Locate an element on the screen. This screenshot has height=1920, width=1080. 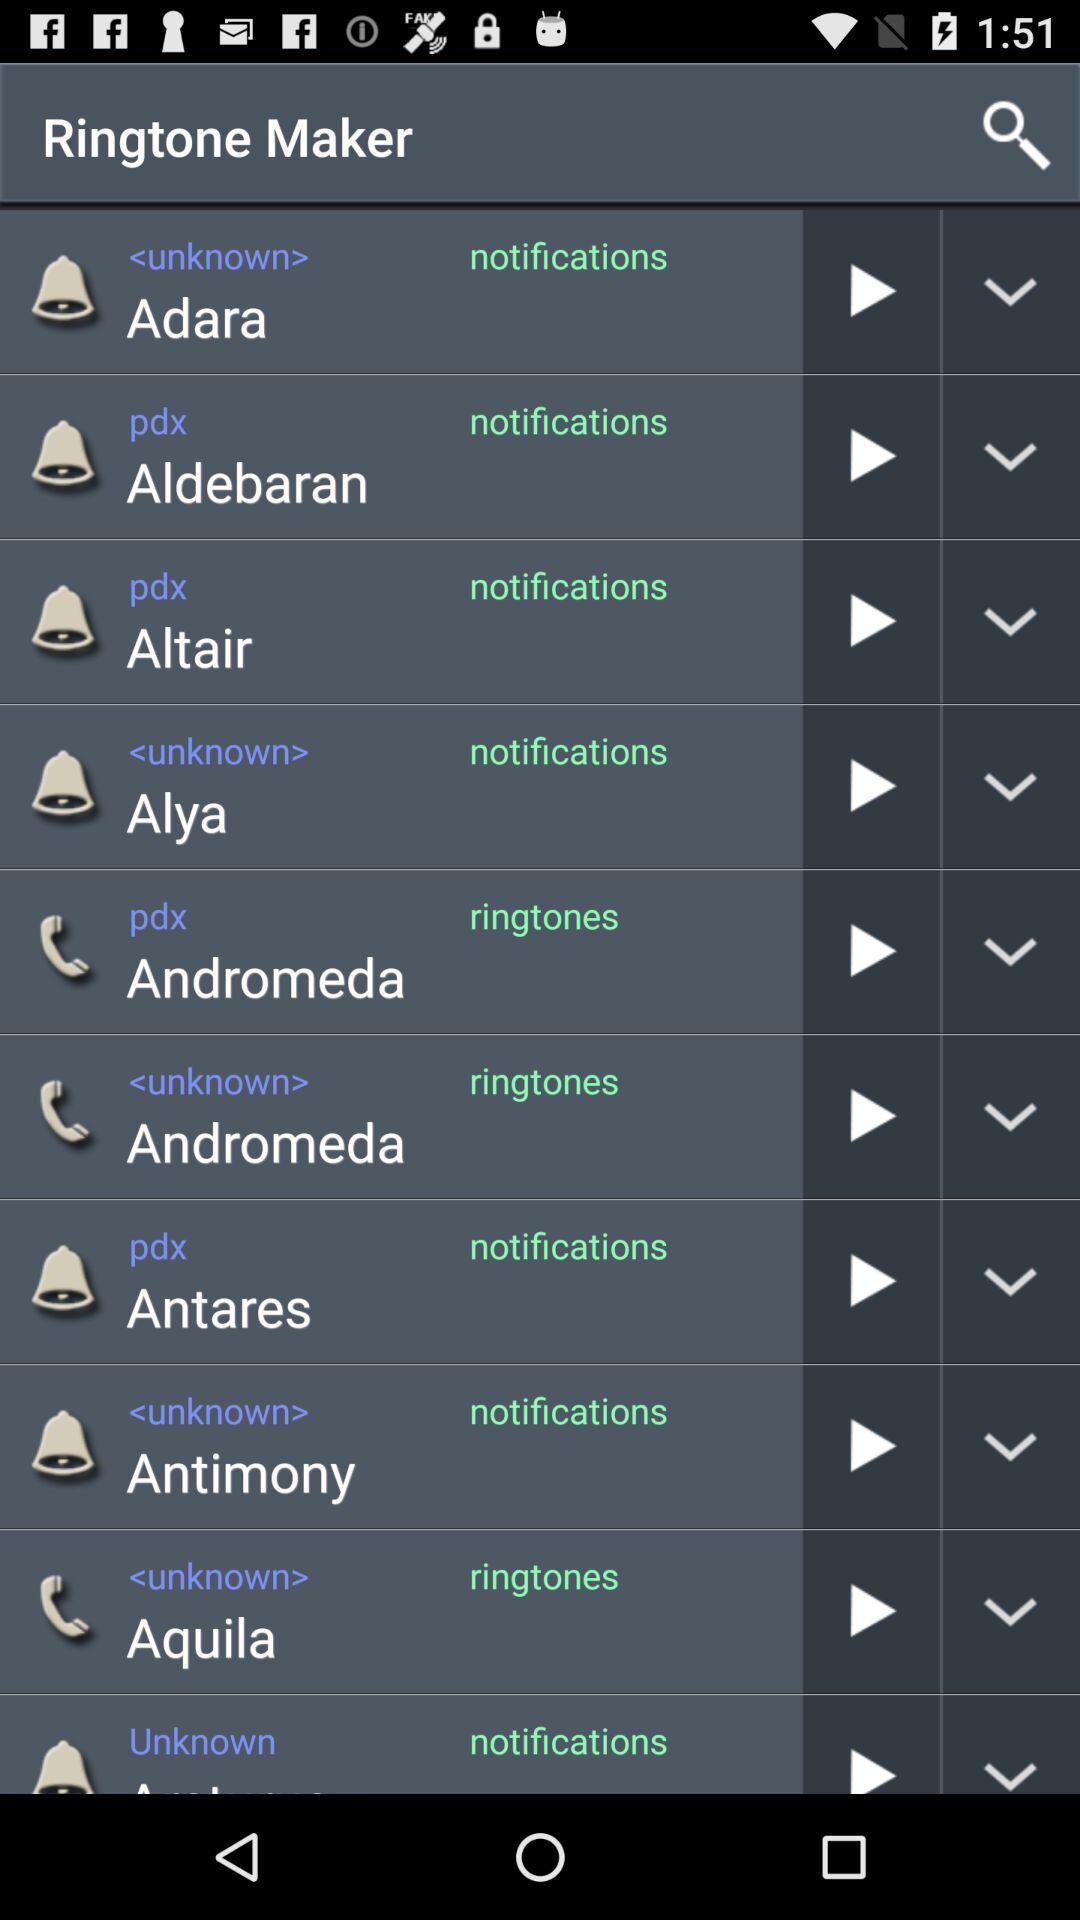
play is located at coordinates (870, 1115).